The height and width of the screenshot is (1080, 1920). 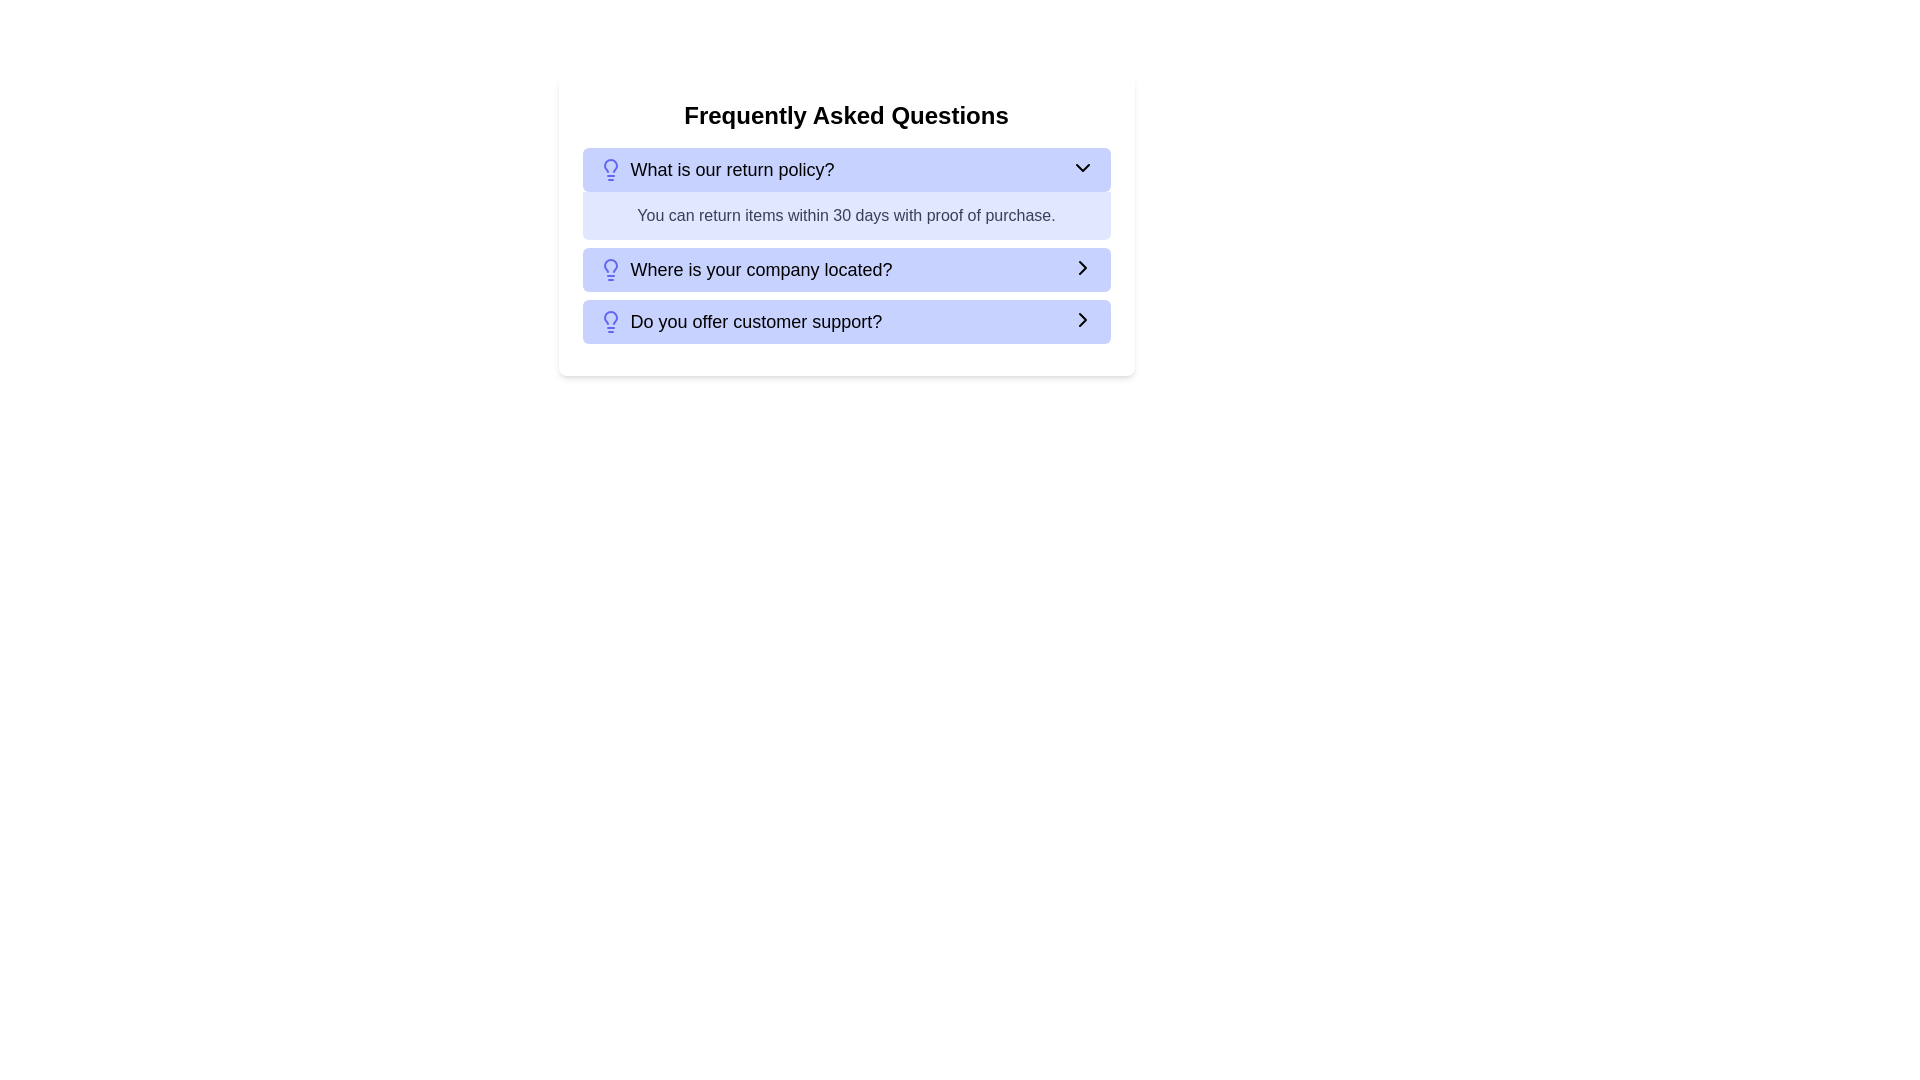 What do you see at coordinates (1081, 266) in the screenshot?
I see `the rightward pointing chevron icon located to the right of the text 'Where is your company located?' in the blue background box` at bounding box center [1081, 266].